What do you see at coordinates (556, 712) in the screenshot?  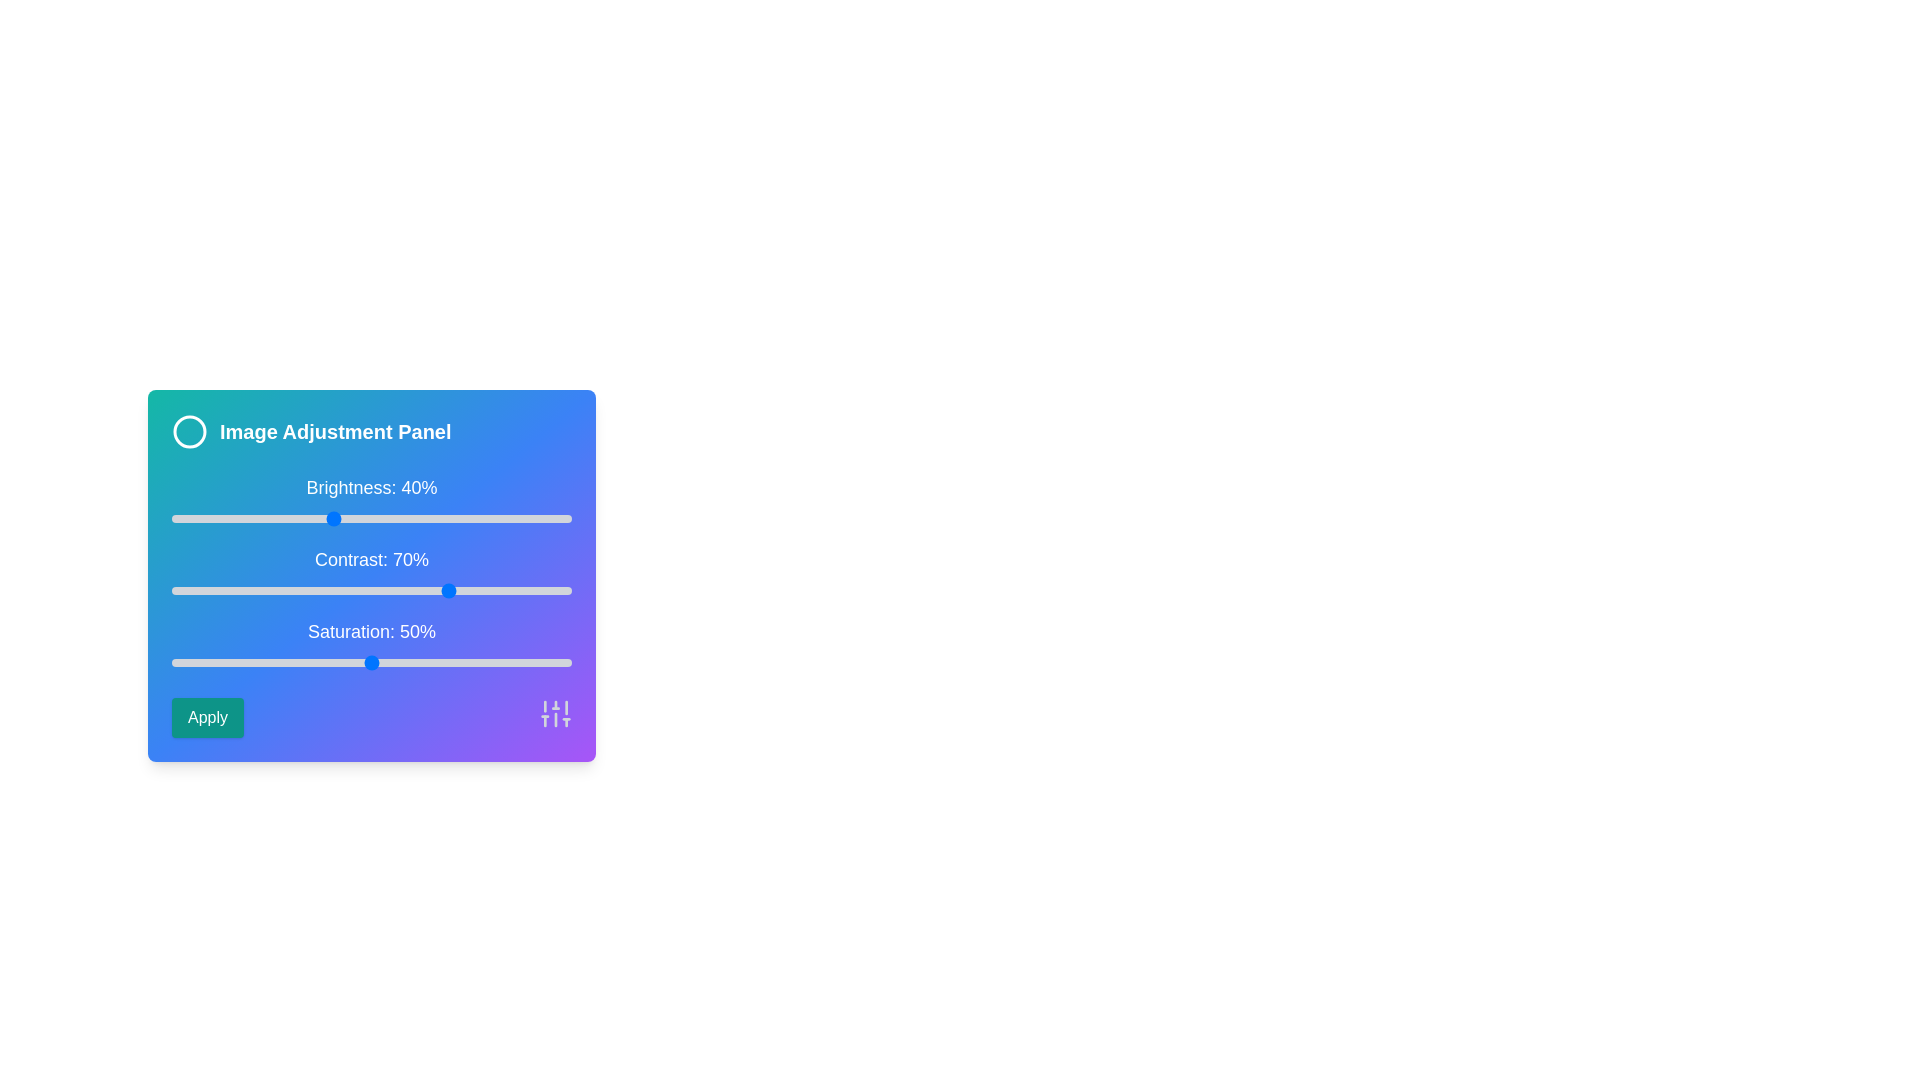 I see `the sliders icon to open additional functionality` at bounding box center [556, 712].